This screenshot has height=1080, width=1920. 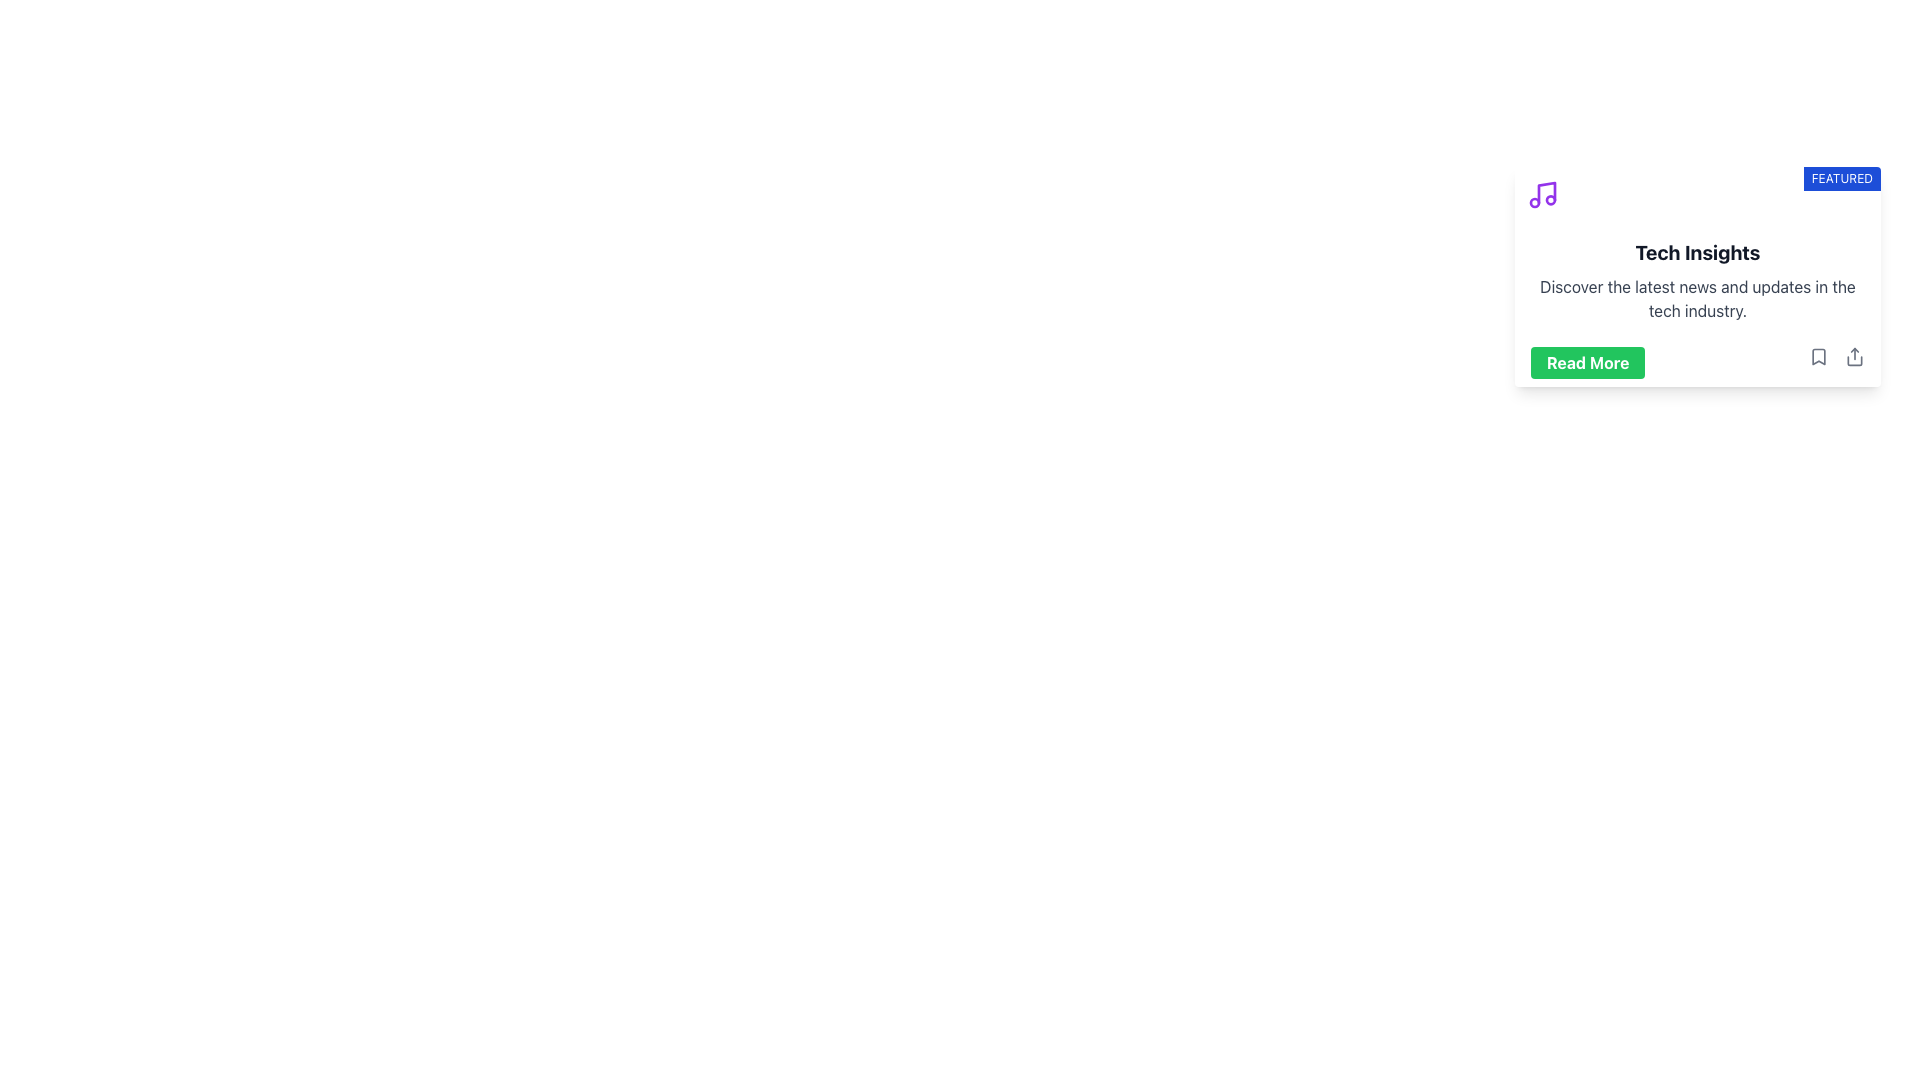 I want to click on the musical note icon represented by a vertical line and a curve, filled with purple color, located in the top-left segment of the information card, so click(x=1545, y=192).